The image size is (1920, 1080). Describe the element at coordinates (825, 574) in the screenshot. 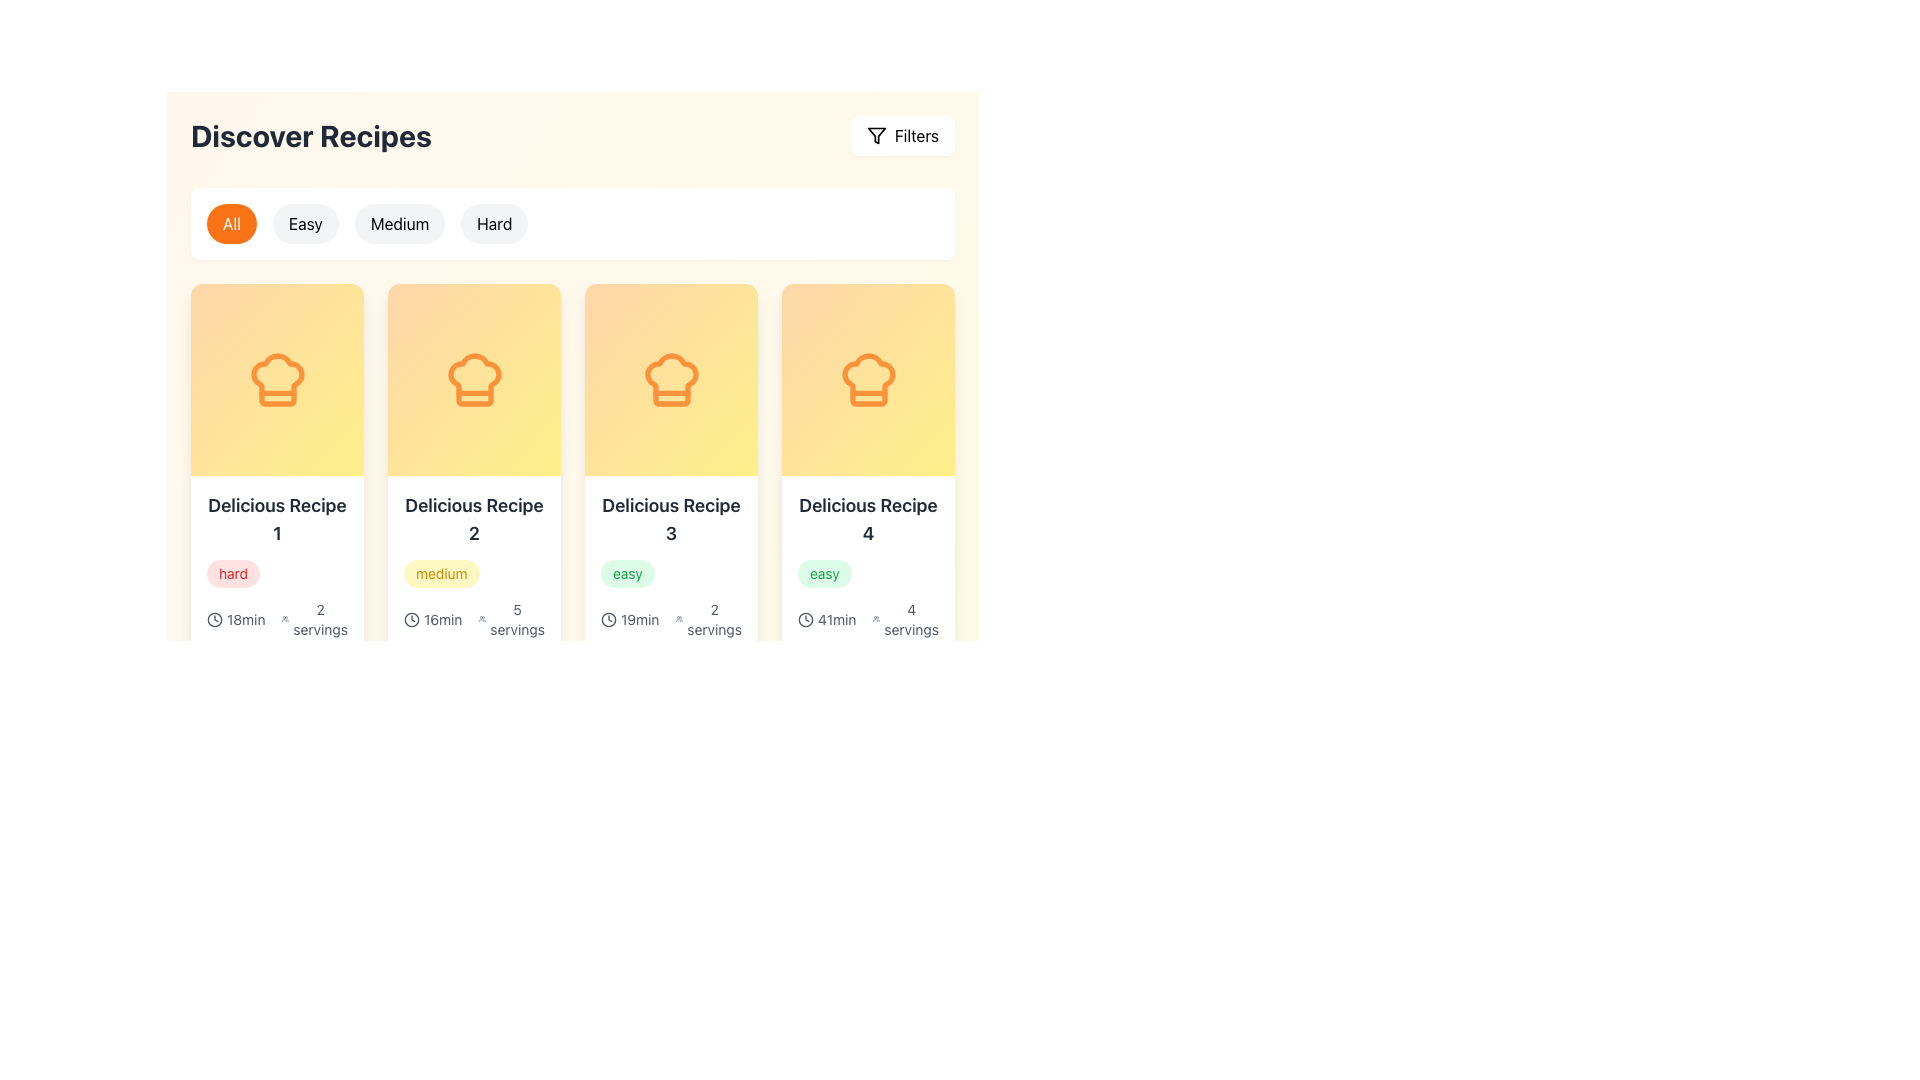

I see `the label that indicates the difficulty level of the recipe, categorized as 'easy', located within the card labeled 'Delicious Recipe 4', positioned below the recipe's title and above the preparation time and servings information` at that location.